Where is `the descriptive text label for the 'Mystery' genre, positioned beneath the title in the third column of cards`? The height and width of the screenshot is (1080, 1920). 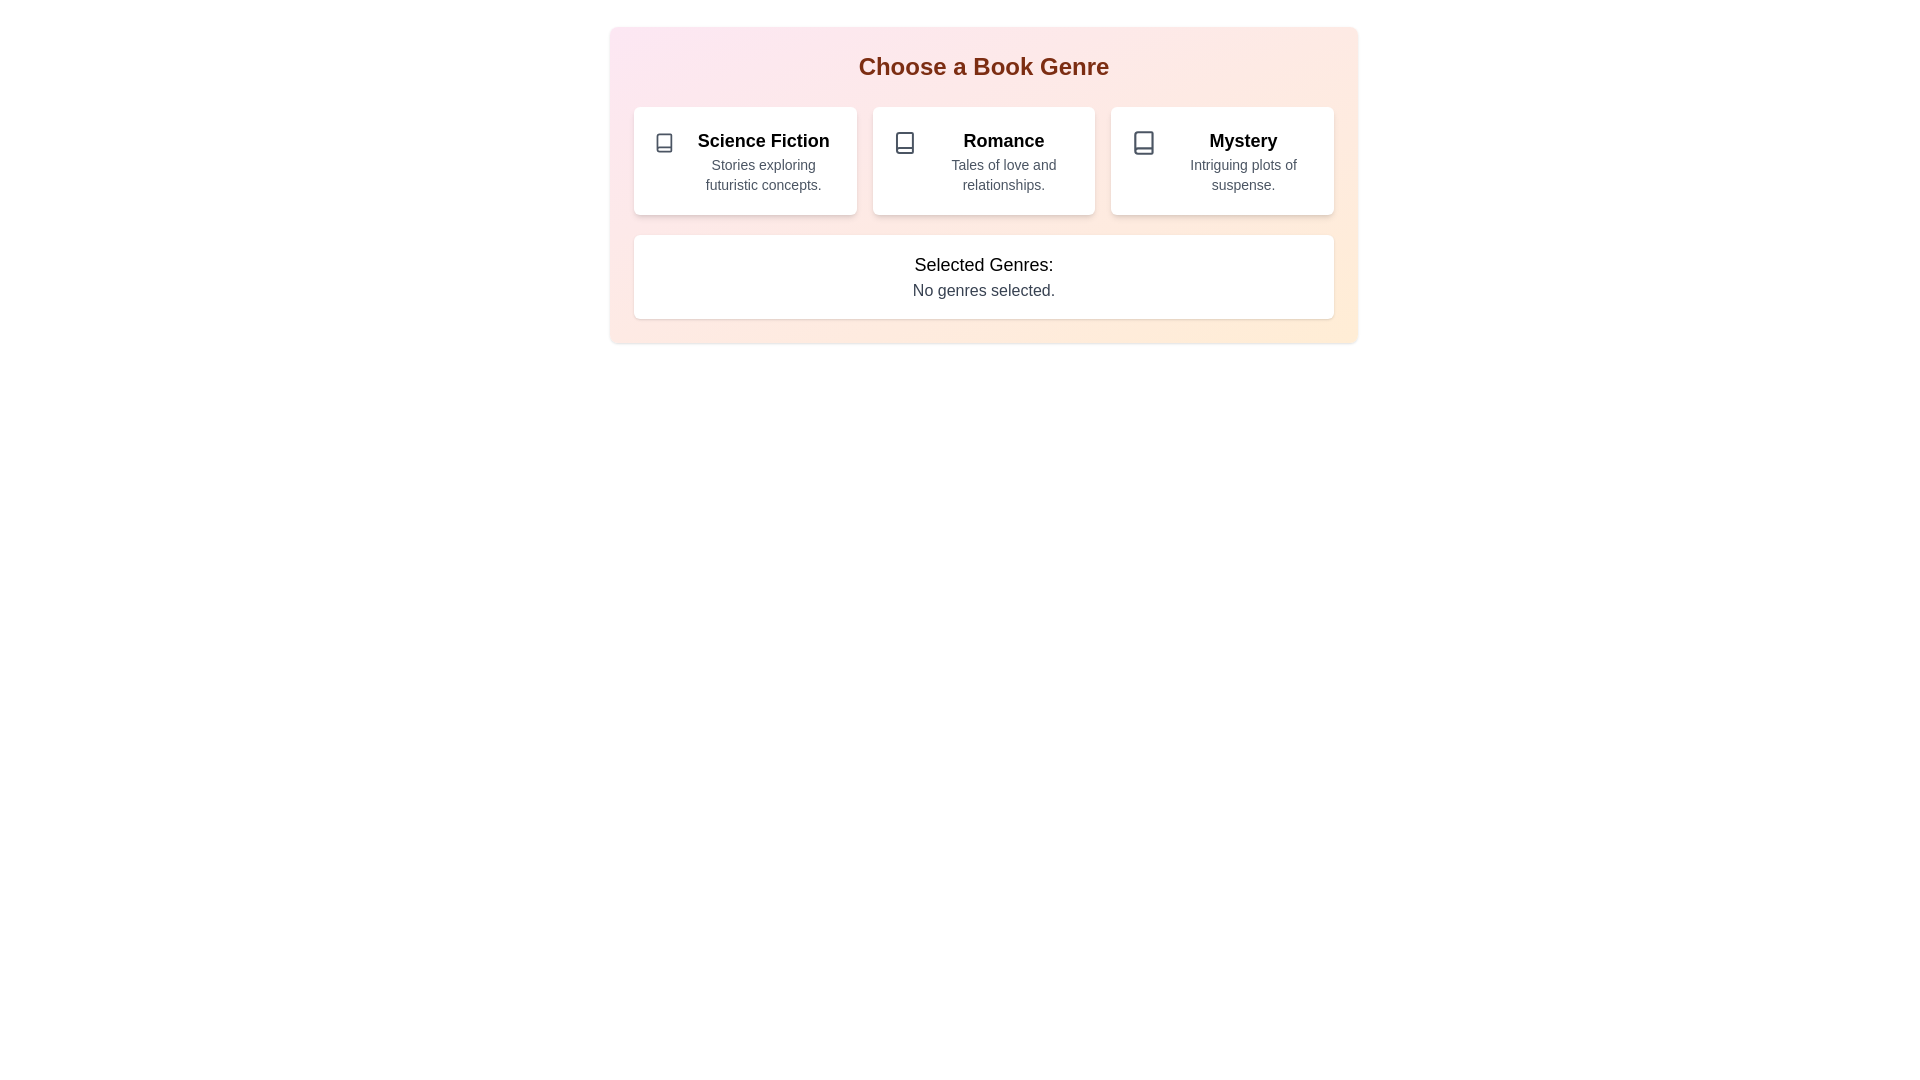 the descriptive text label for the 'Mystery' genre, positioned beneath the title in the third column of cards is located at coordinates (1242, 173).